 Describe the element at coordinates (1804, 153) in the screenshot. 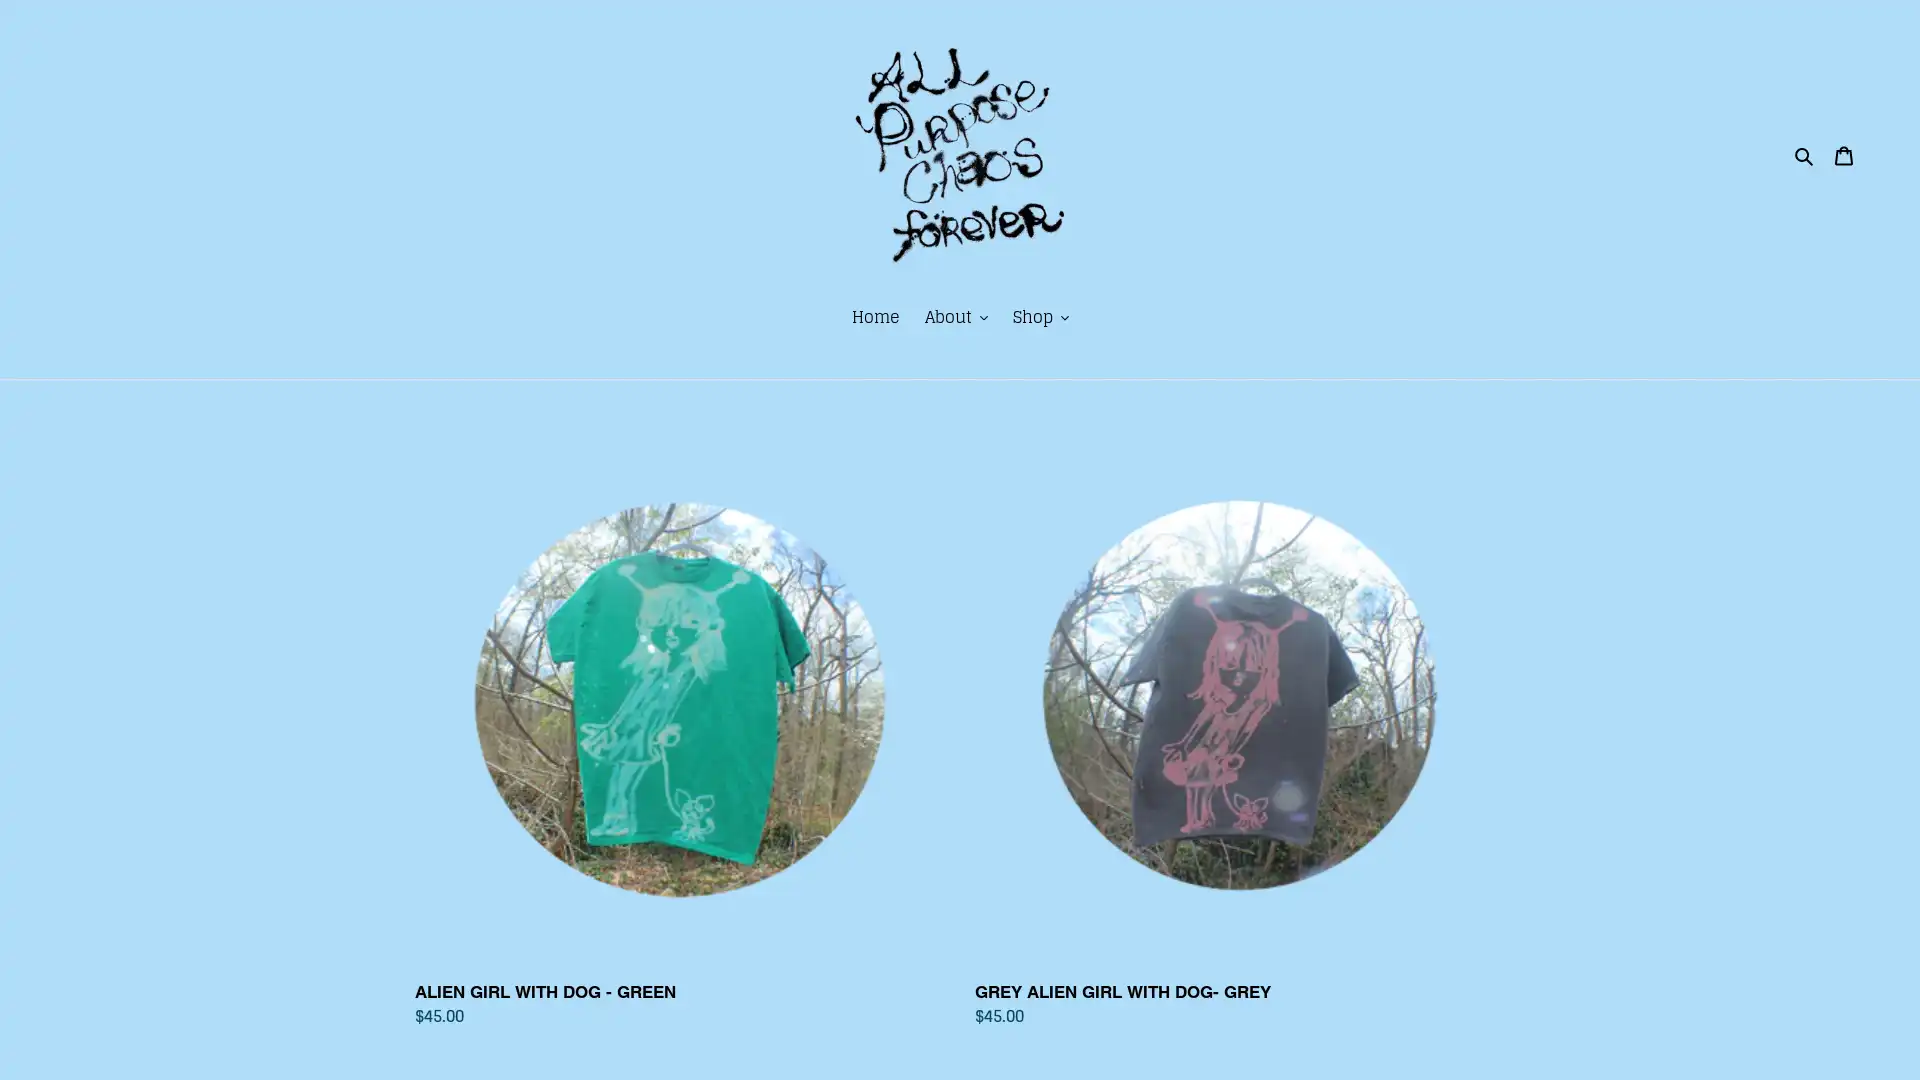

I see `Search` at that location.